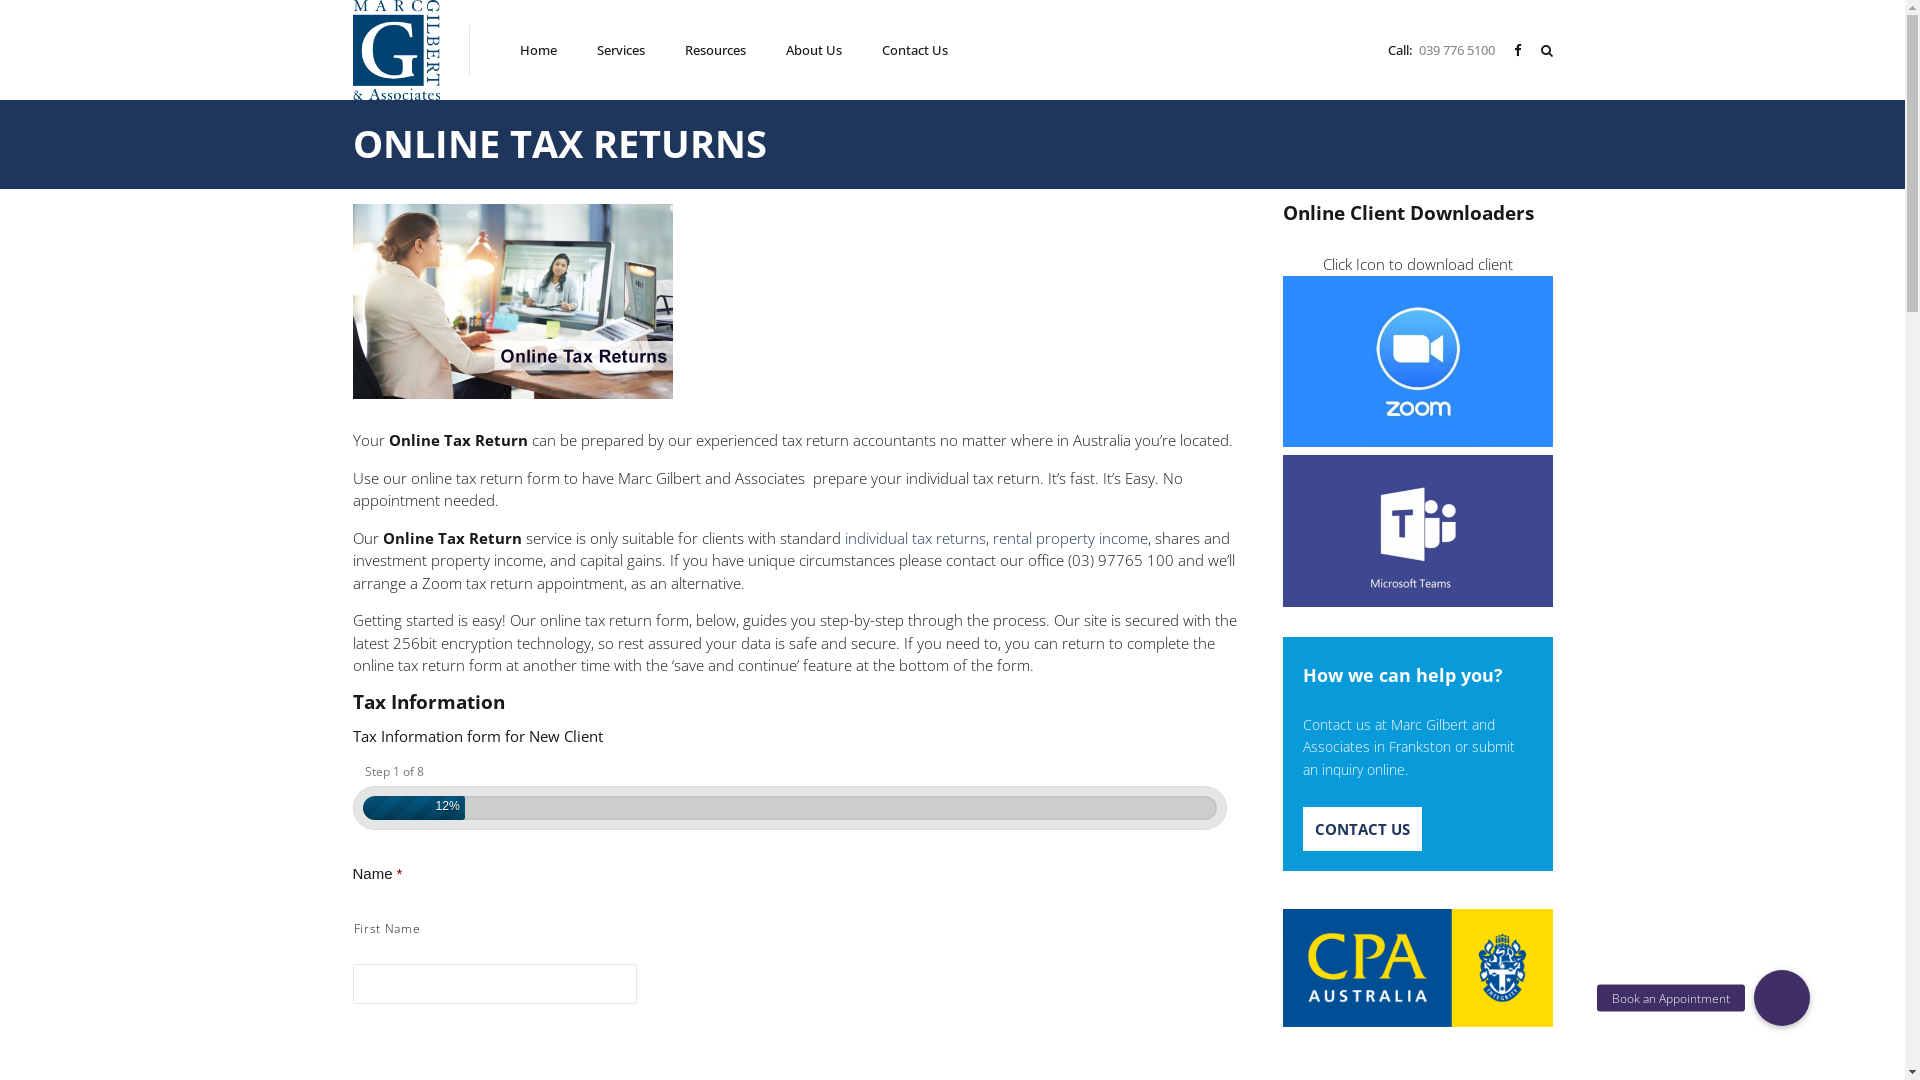 This screenshot has width=1920, height=1080. What do you see at coordinates (913, 536) in the screenshot?
I see `'individual tax returns'` at bounding box center [913, 536].